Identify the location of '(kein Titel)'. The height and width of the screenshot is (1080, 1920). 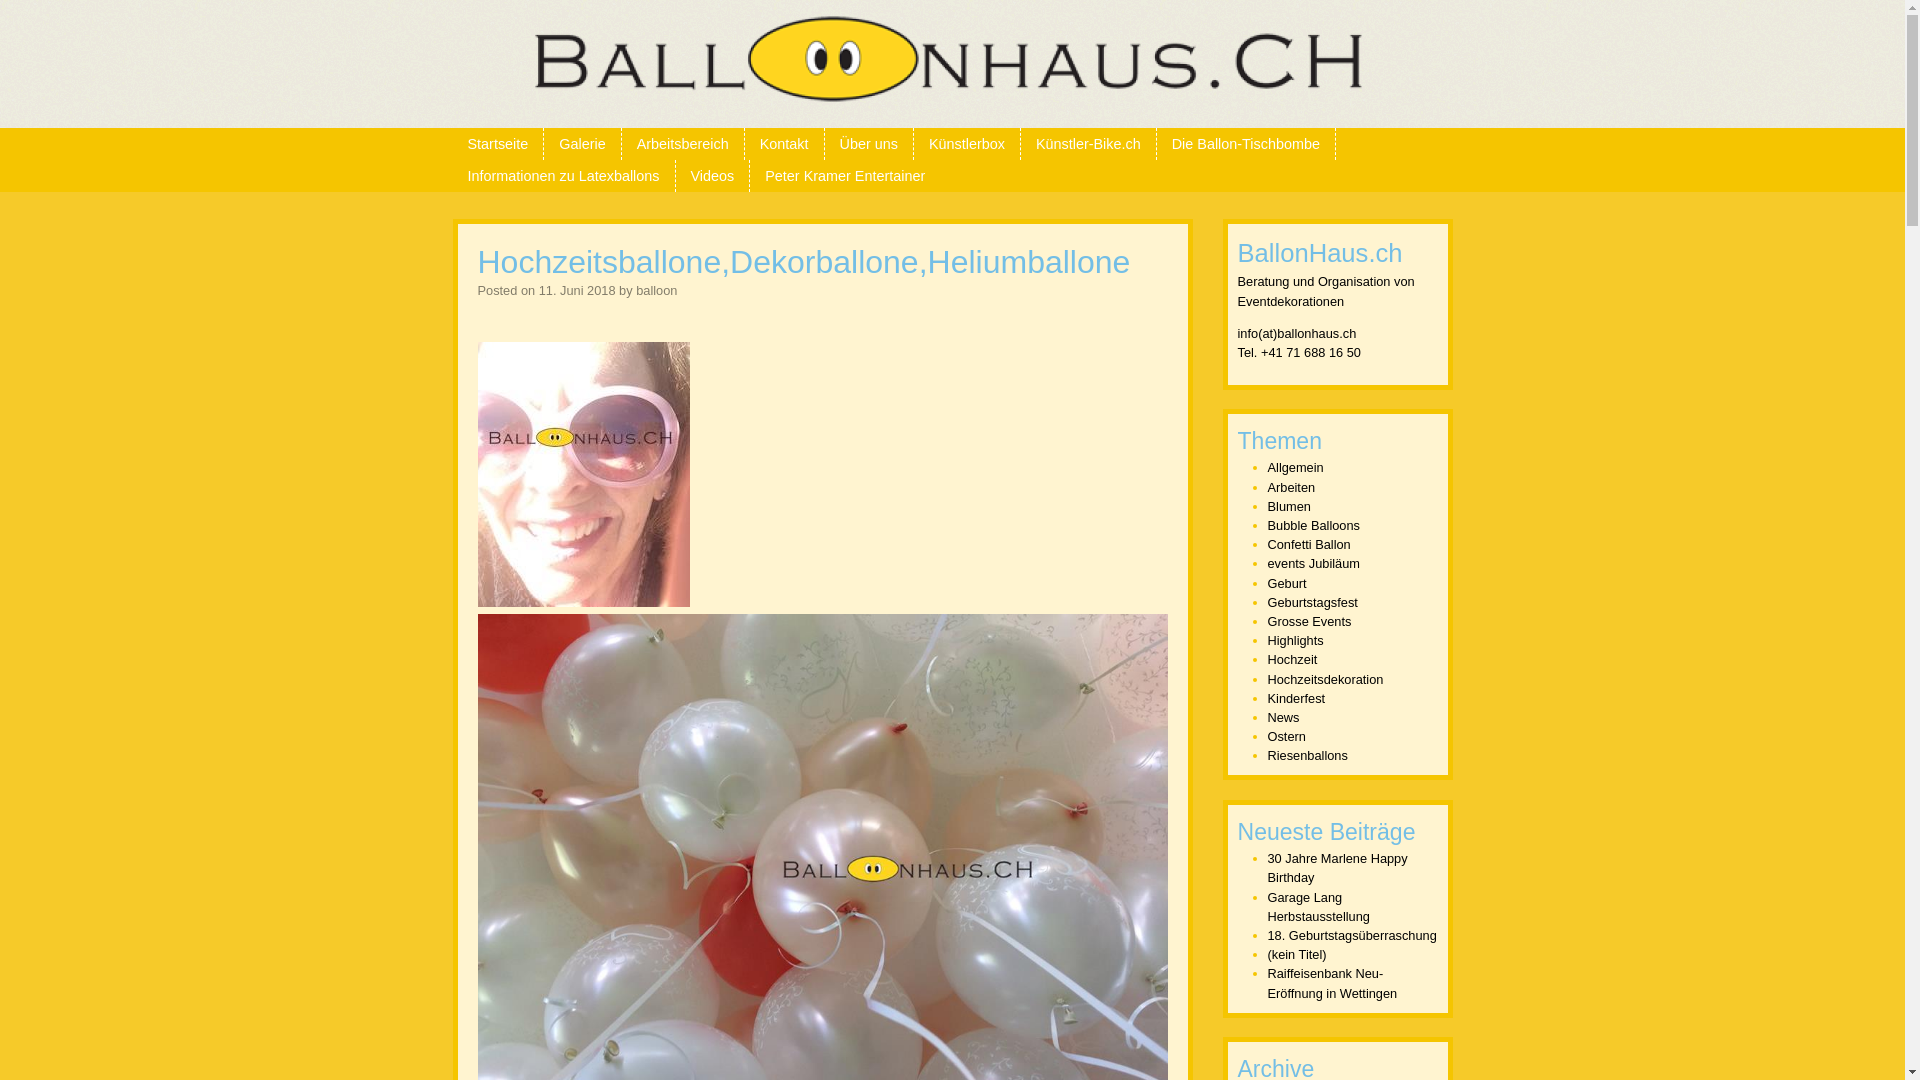
(1297, 953).